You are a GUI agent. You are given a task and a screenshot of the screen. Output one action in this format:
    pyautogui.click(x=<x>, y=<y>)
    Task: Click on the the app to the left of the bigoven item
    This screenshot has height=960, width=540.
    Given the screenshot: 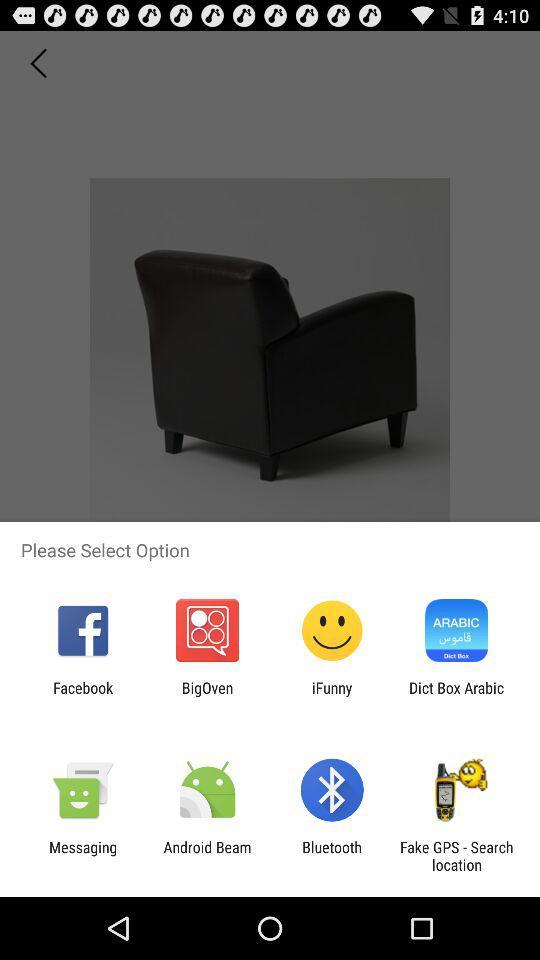 What is the action you would take?
    pyautogui.click(x=82, y=696)
    